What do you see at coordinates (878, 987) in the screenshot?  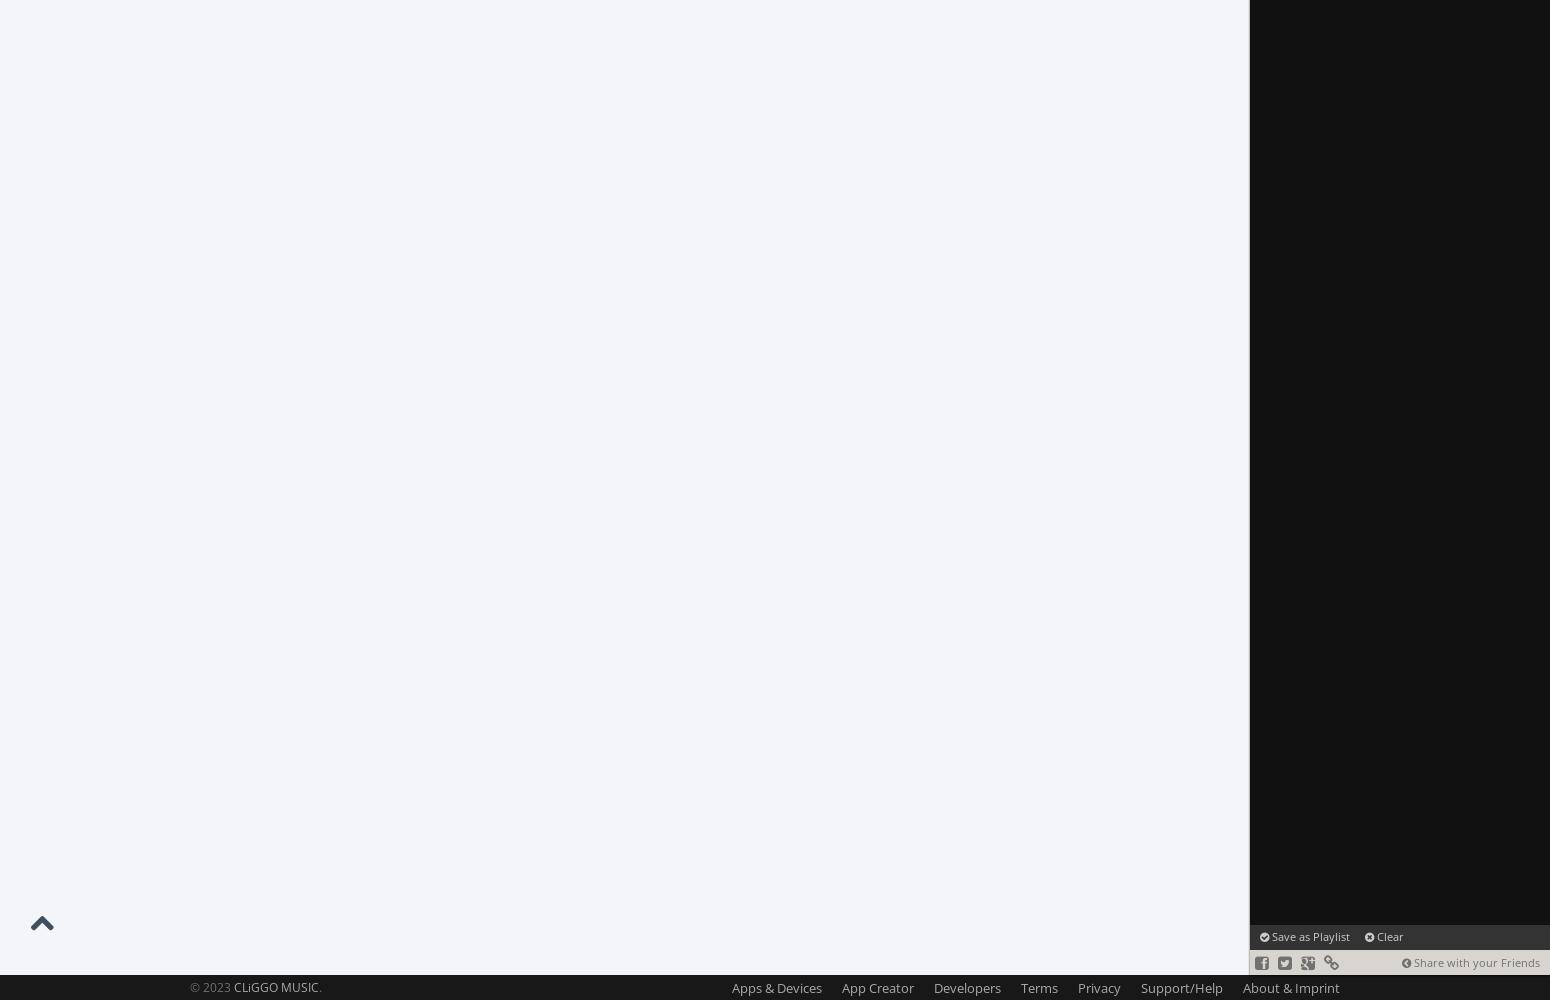 I see `'App Creator'` at bounding box center [878, 987].